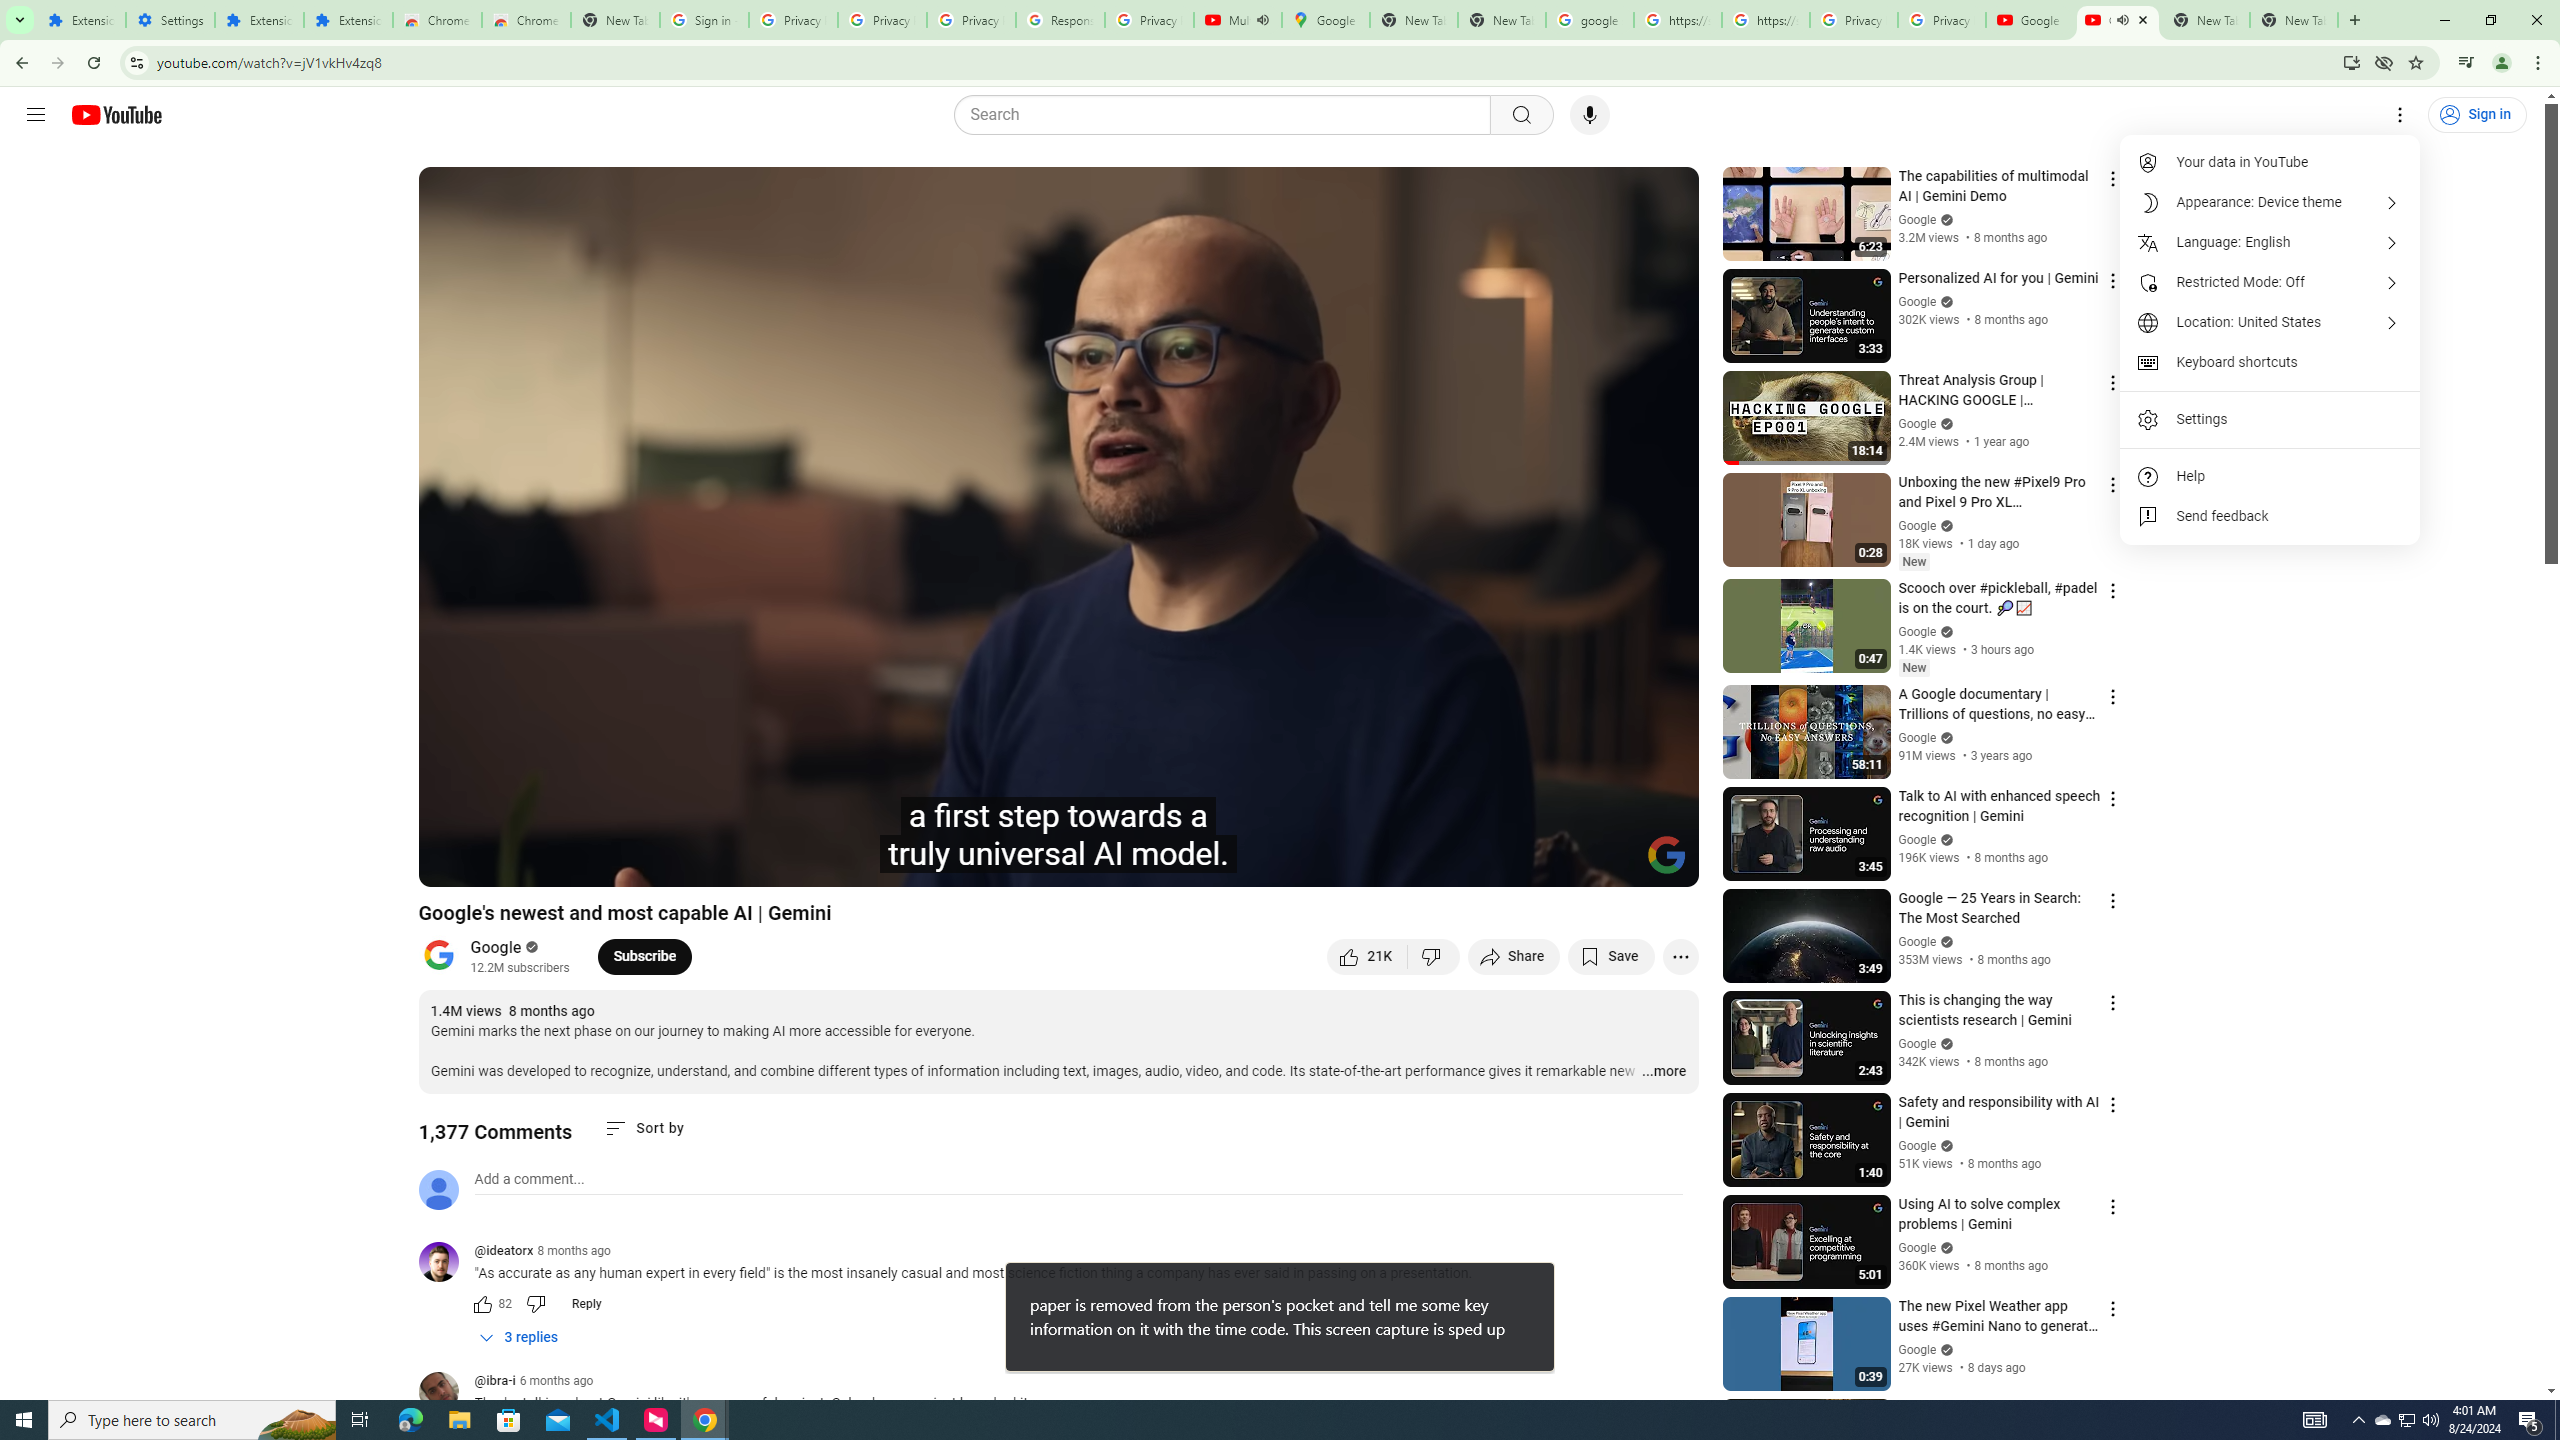 This screenshot has height=1440, width=2560. Describe the element at coordinates (518, 1337) in the screenshot. I see `'3 replies'` at that location.